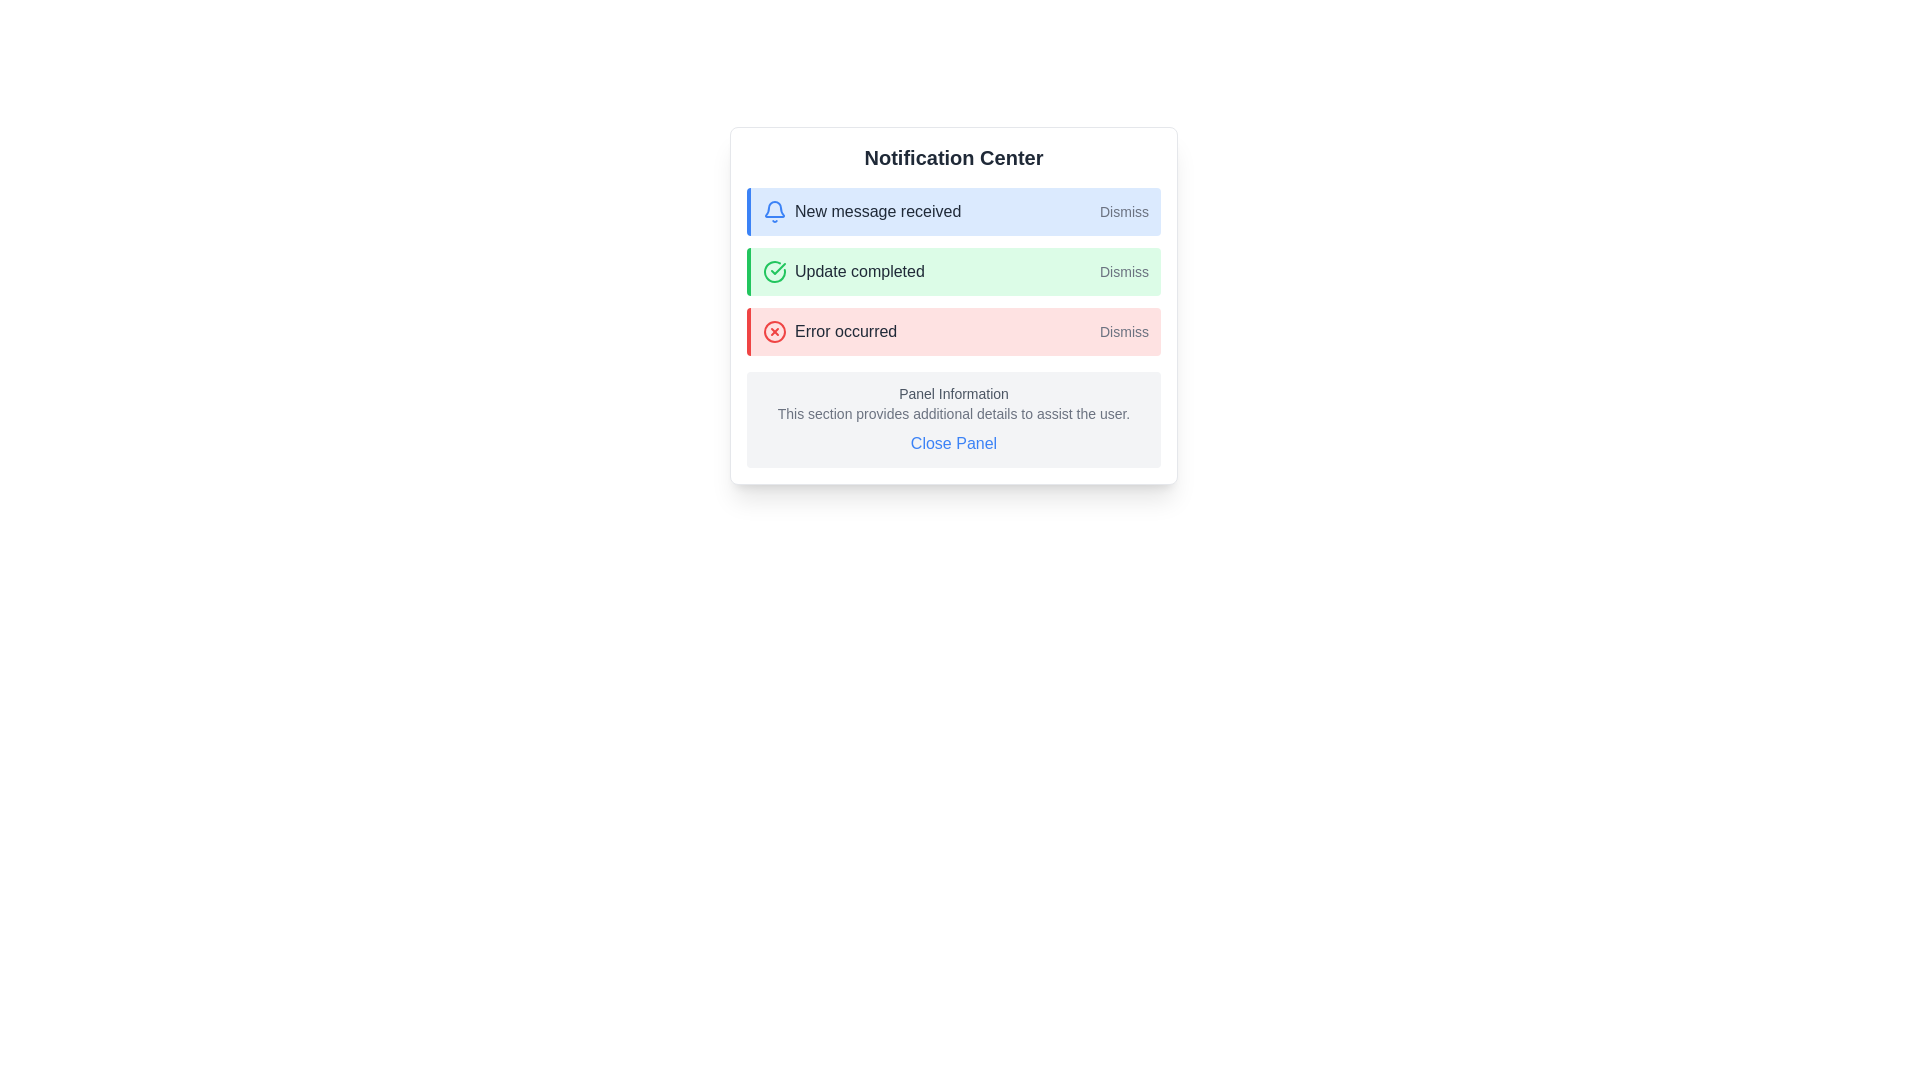  I want to click on the 'Dismiss' button in the upper-right corner of the blue notification bar, so click(1124, 212).